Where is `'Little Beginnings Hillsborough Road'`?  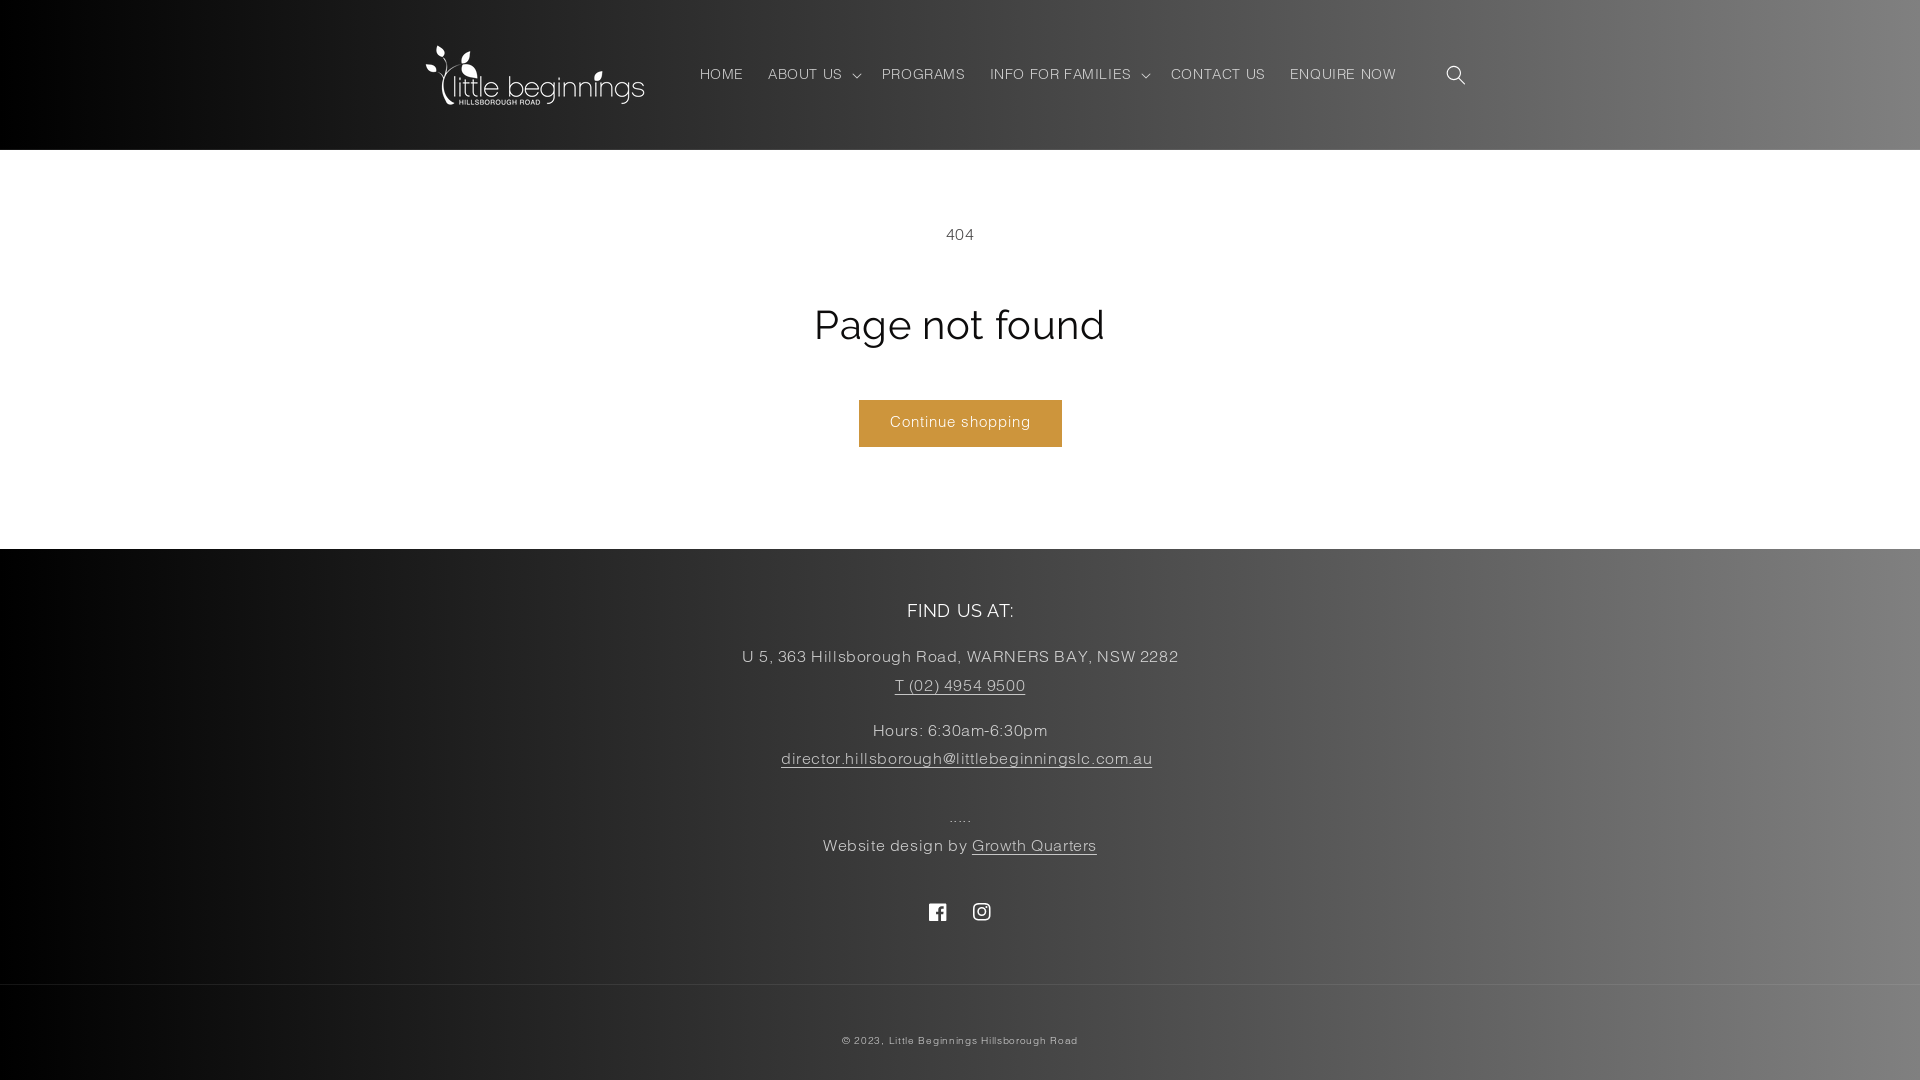 'Little Beginnings Hillsborough Road' is located at coordinates (983, 1039).